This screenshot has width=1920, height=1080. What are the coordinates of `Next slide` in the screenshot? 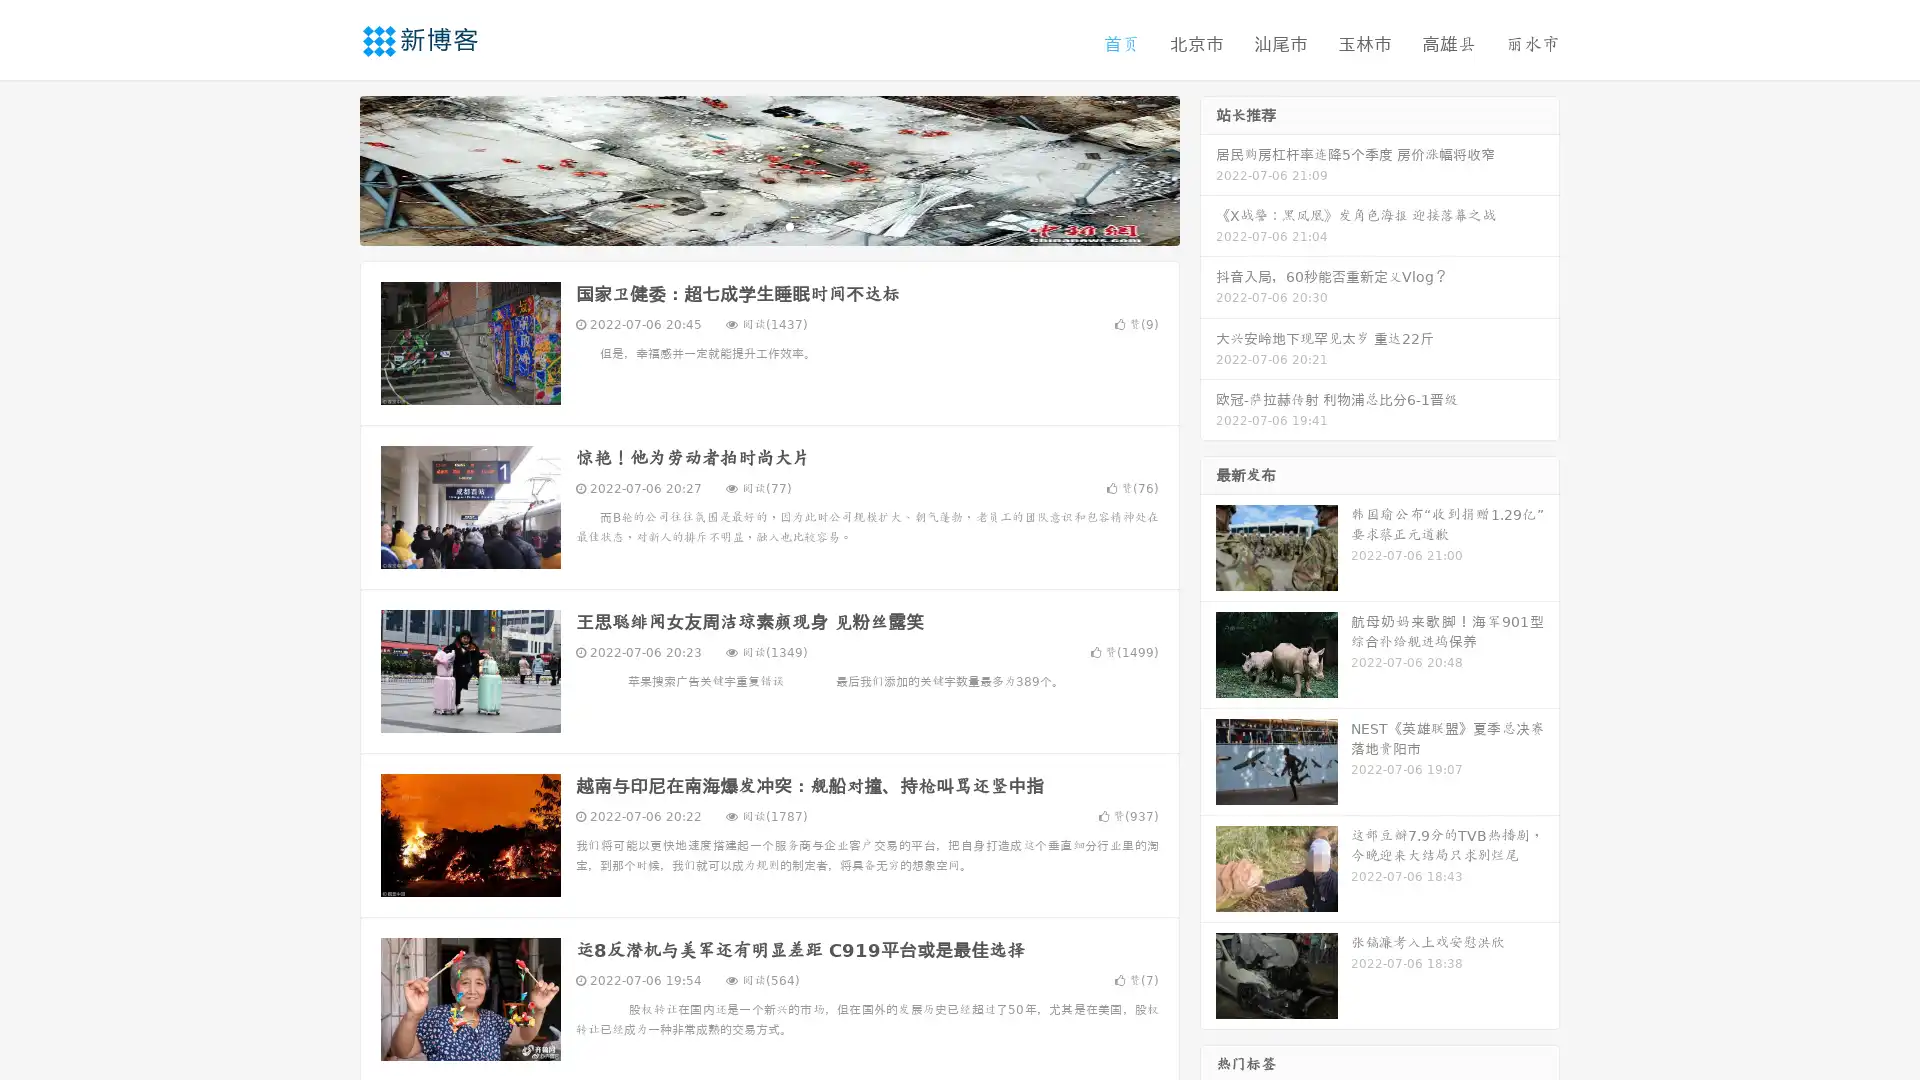 It's located at (1208, 168).